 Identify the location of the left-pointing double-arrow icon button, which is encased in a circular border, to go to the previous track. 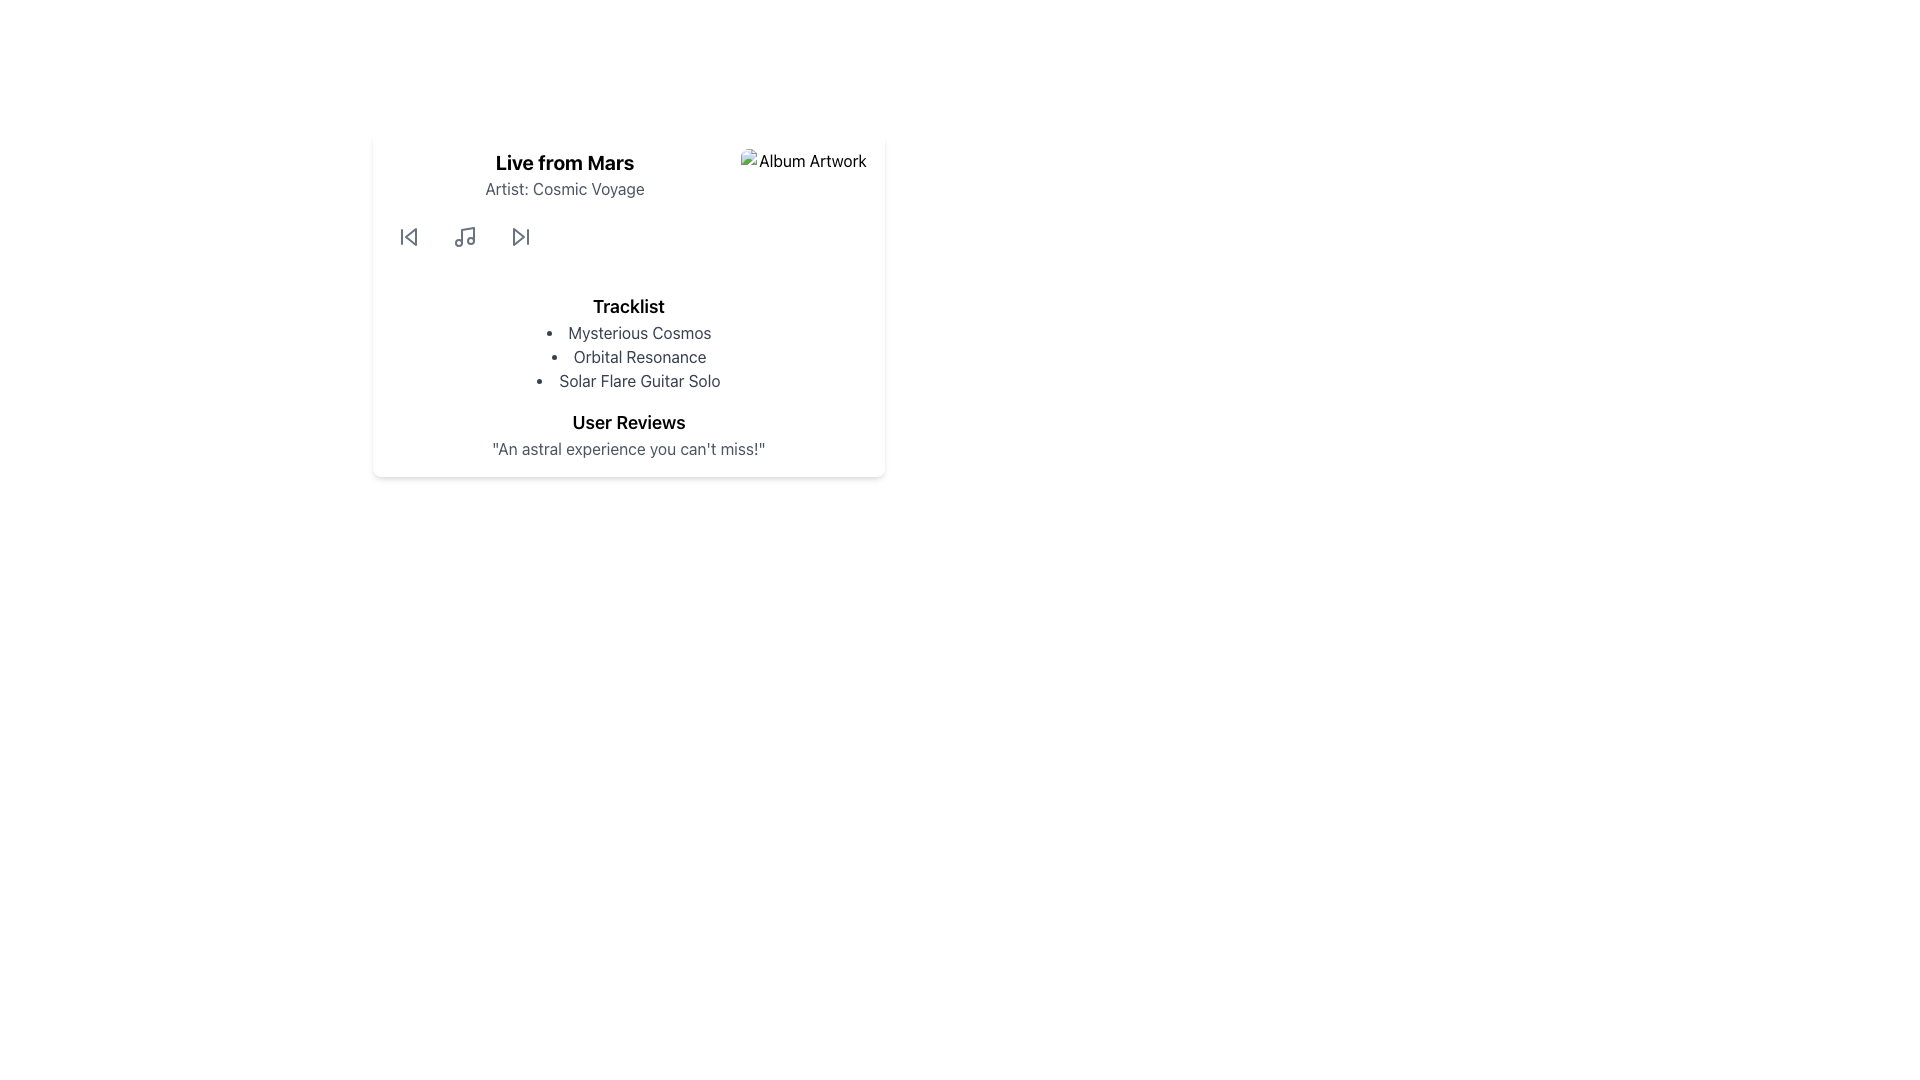
(407, 235).